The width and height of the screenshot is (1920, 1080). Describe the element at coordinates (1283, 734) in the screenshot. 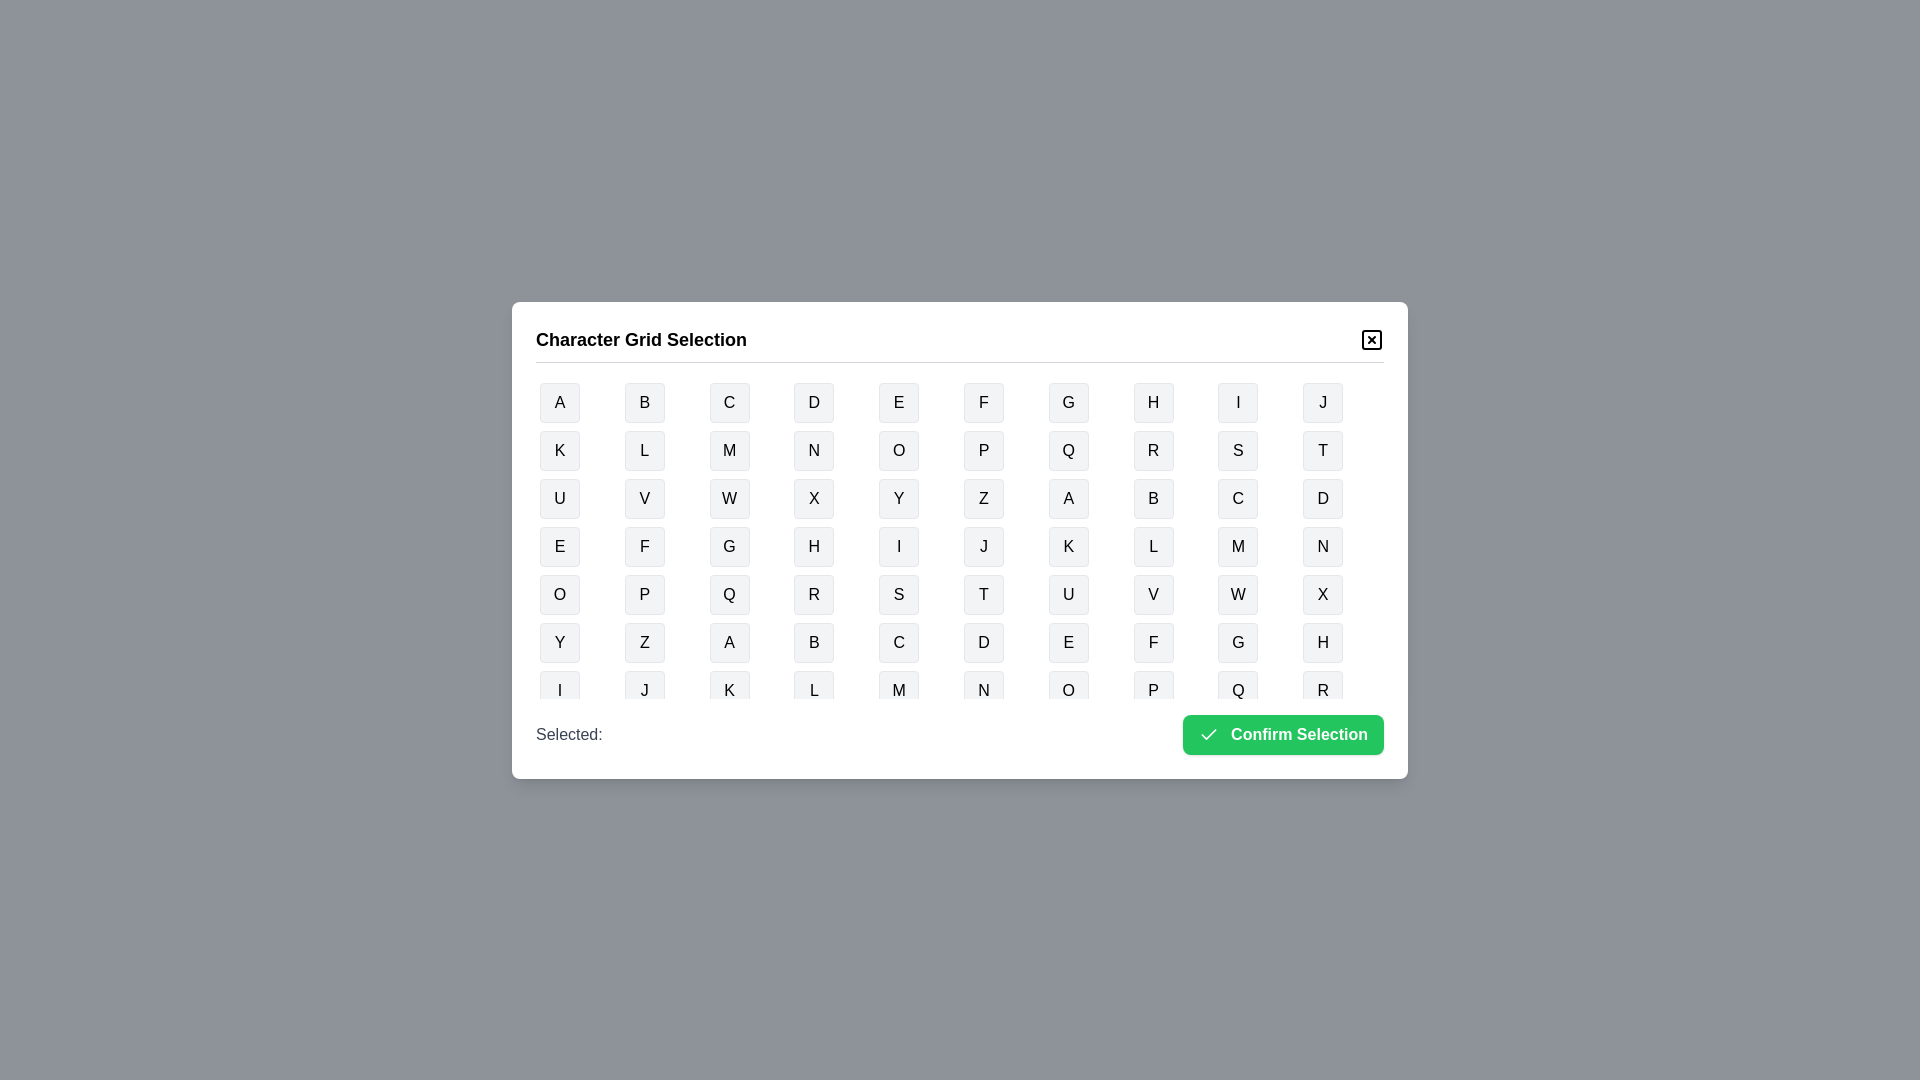

I see `the 'Confirm Selection' button` at that location.